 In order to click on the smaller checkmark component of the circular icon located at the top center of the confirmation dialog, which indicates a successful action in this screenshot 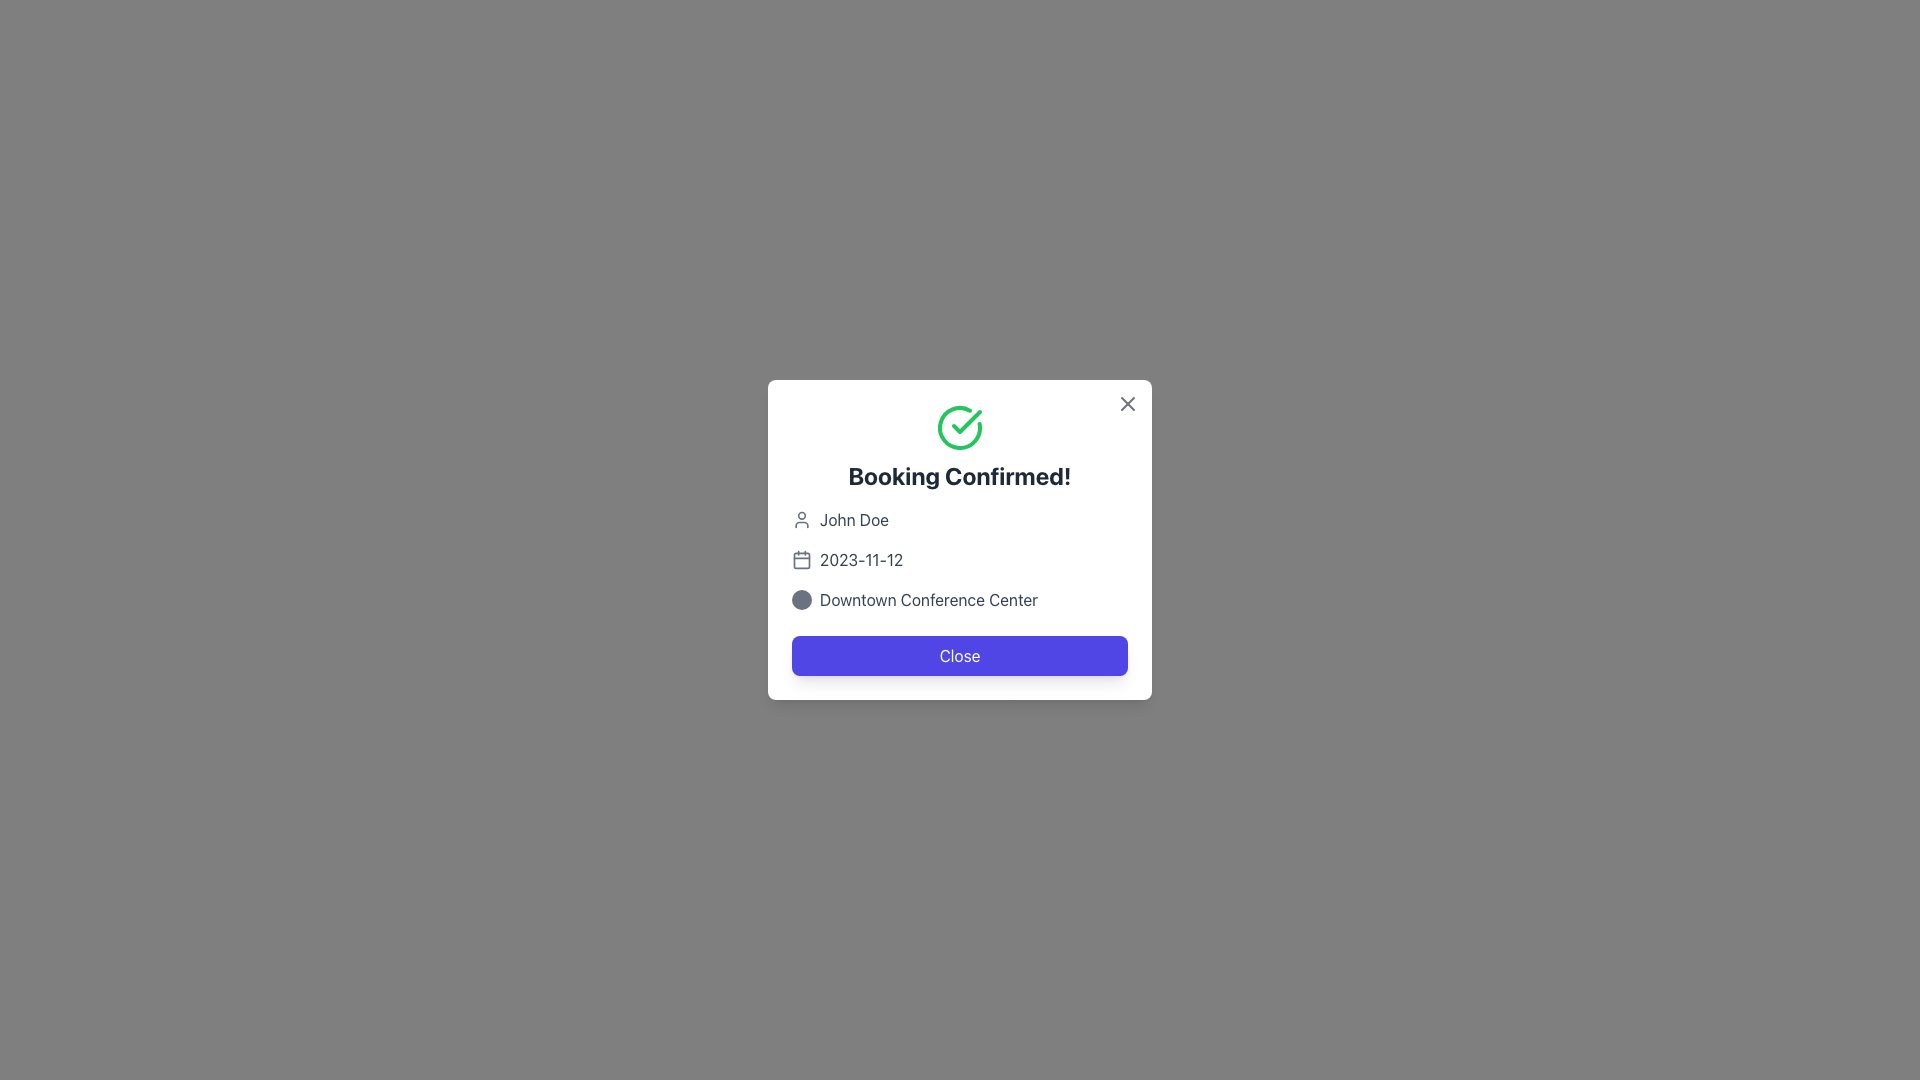, I will do `click(966, 420)`.